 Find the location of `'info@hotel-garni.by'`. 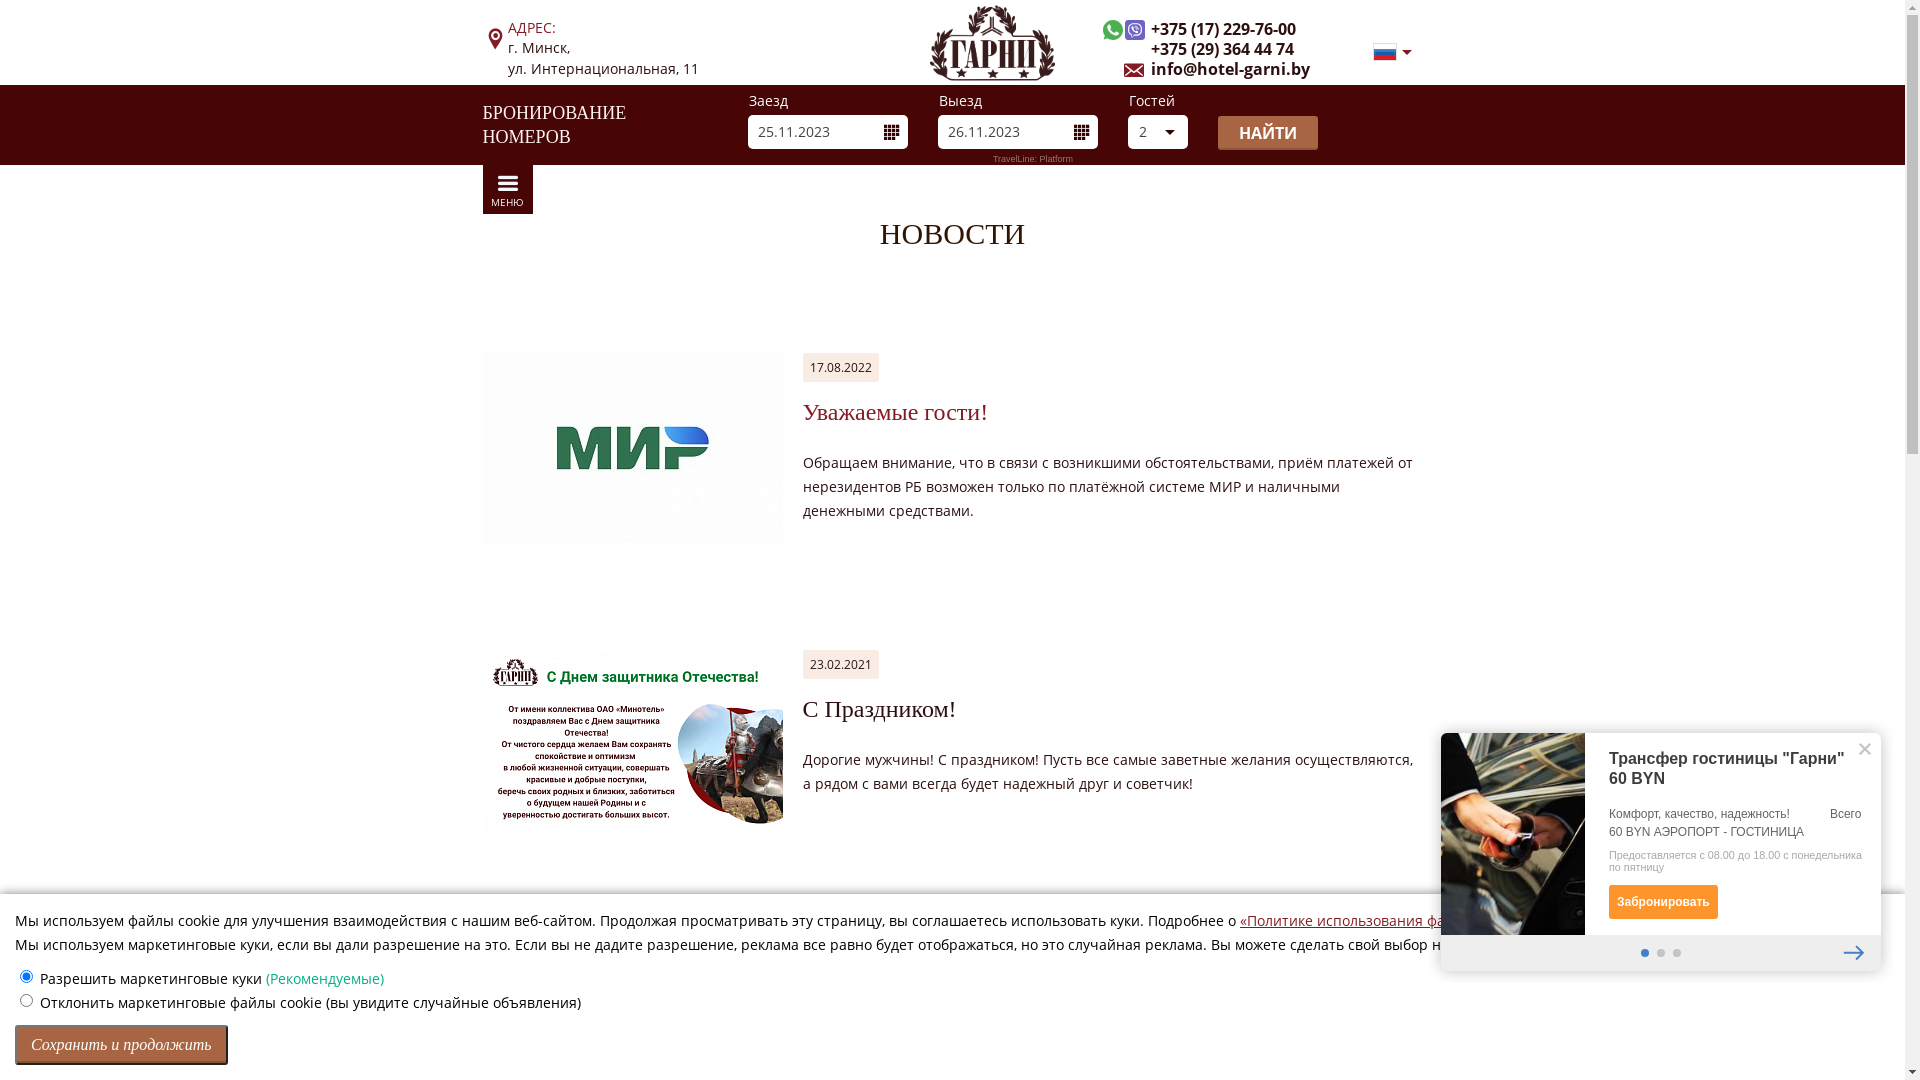

'info@hotel-garni.by' is located at coordinates (1214, 68).